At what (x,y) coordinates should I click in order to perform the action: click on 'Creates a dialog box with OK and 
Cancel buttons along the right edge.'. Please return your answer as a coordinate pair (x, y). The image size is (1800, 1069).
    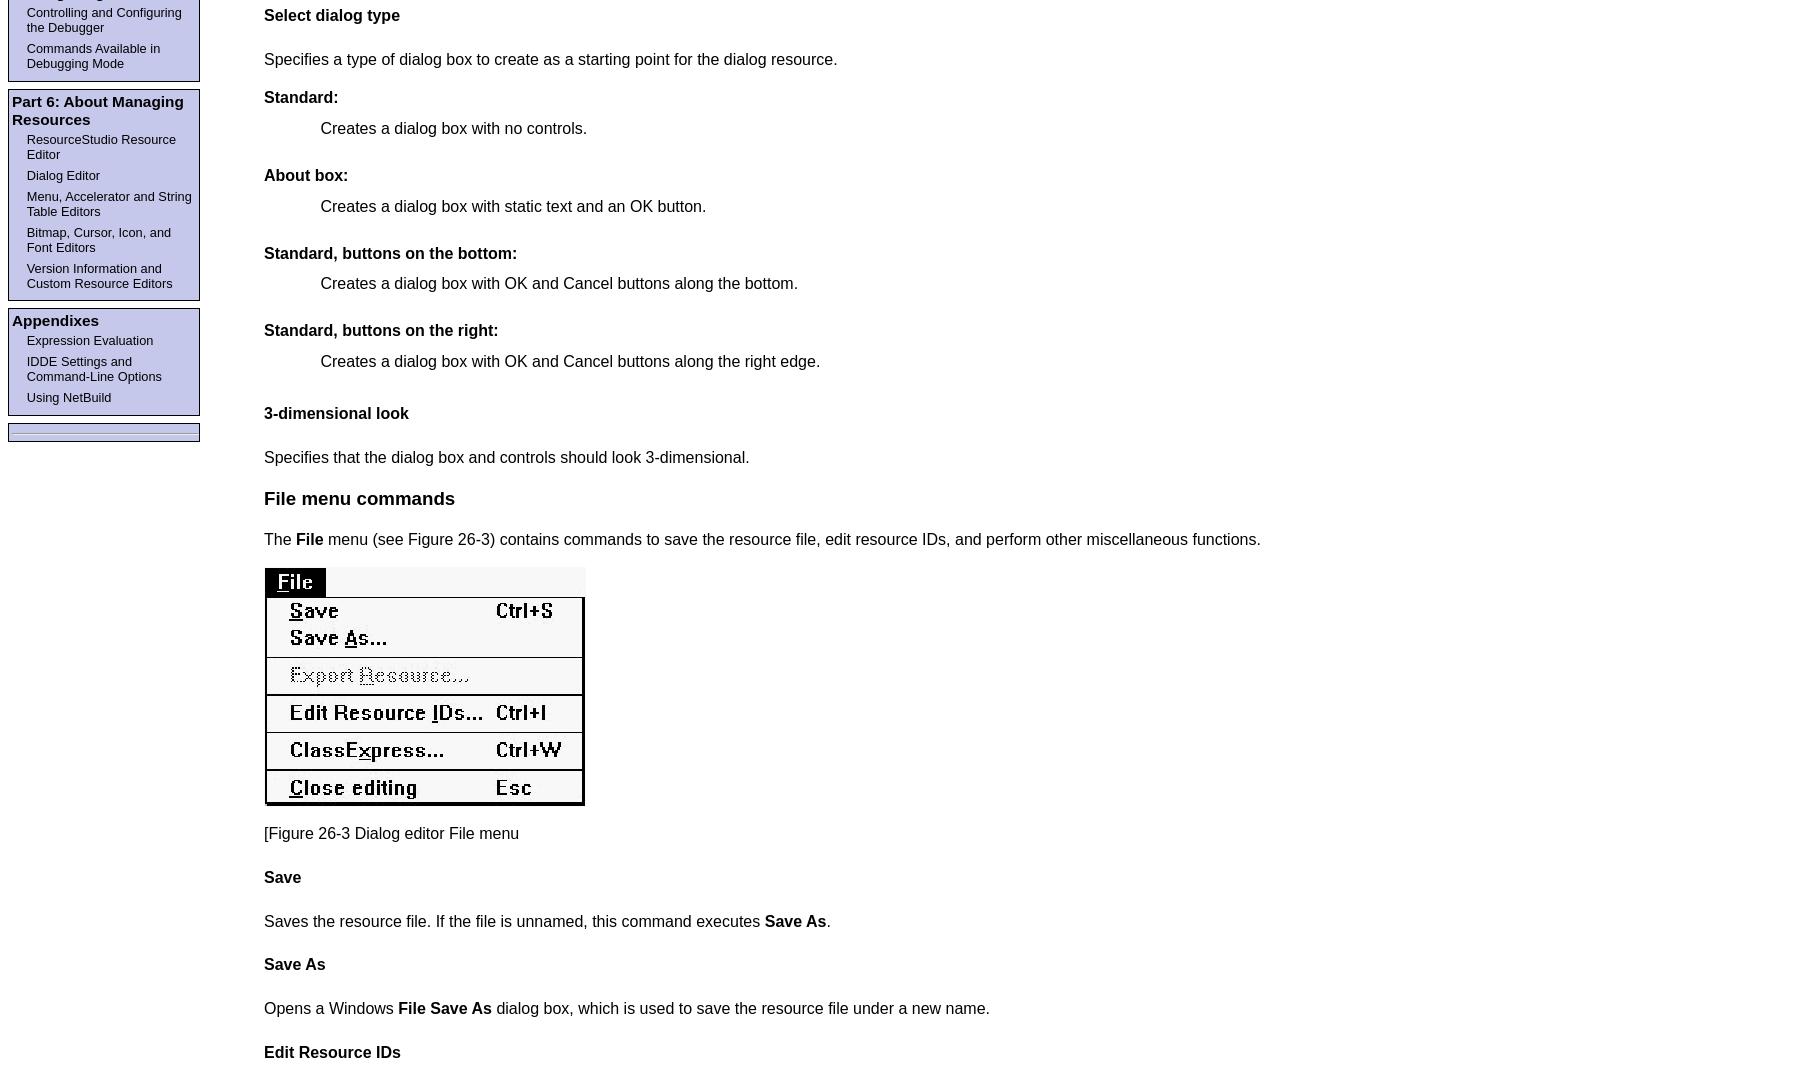
    Looking at the image, I should click on (570, 361).